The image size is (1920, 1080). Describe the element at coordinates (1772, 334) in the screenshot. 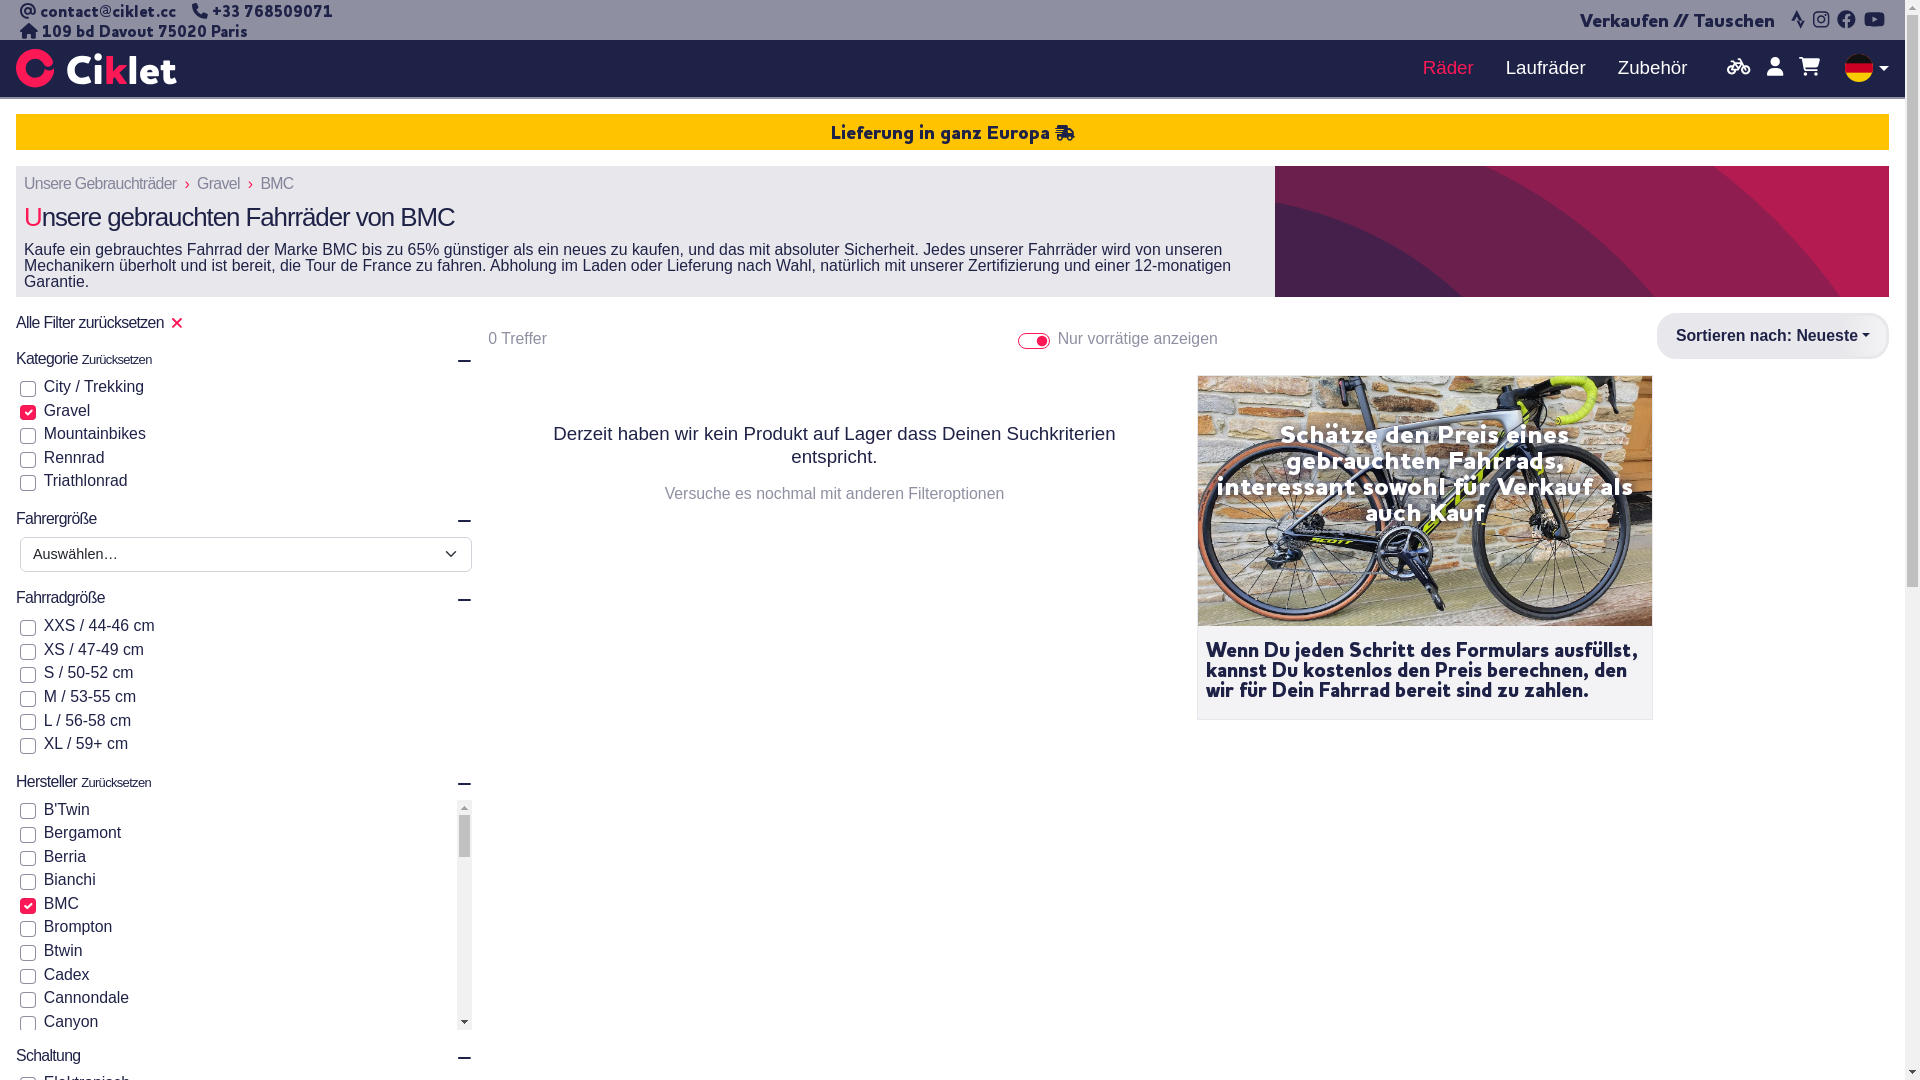

I see `'Sortieren nach: Neueste'` at that location.